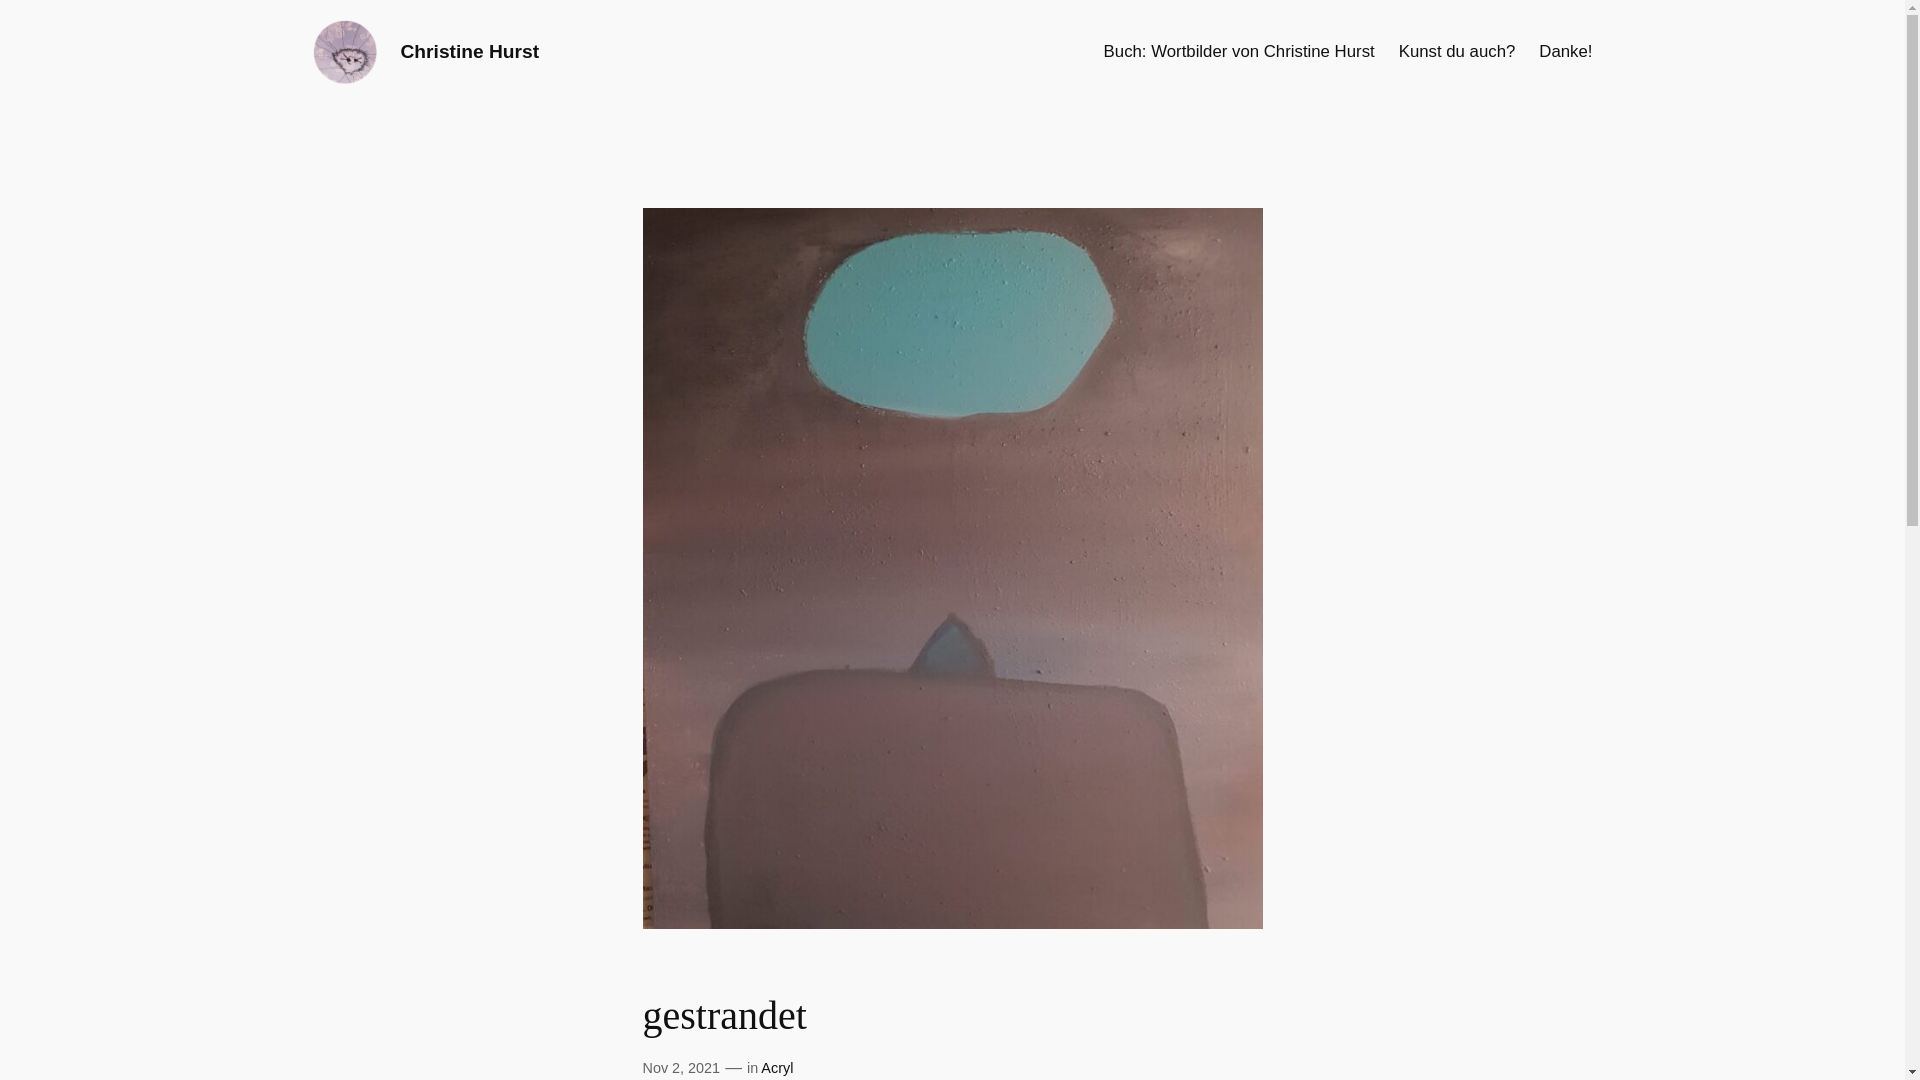 This screenshot has width=1920, height=1080. I want to click on 'Nov 2, 2021', so click(681, 1067).